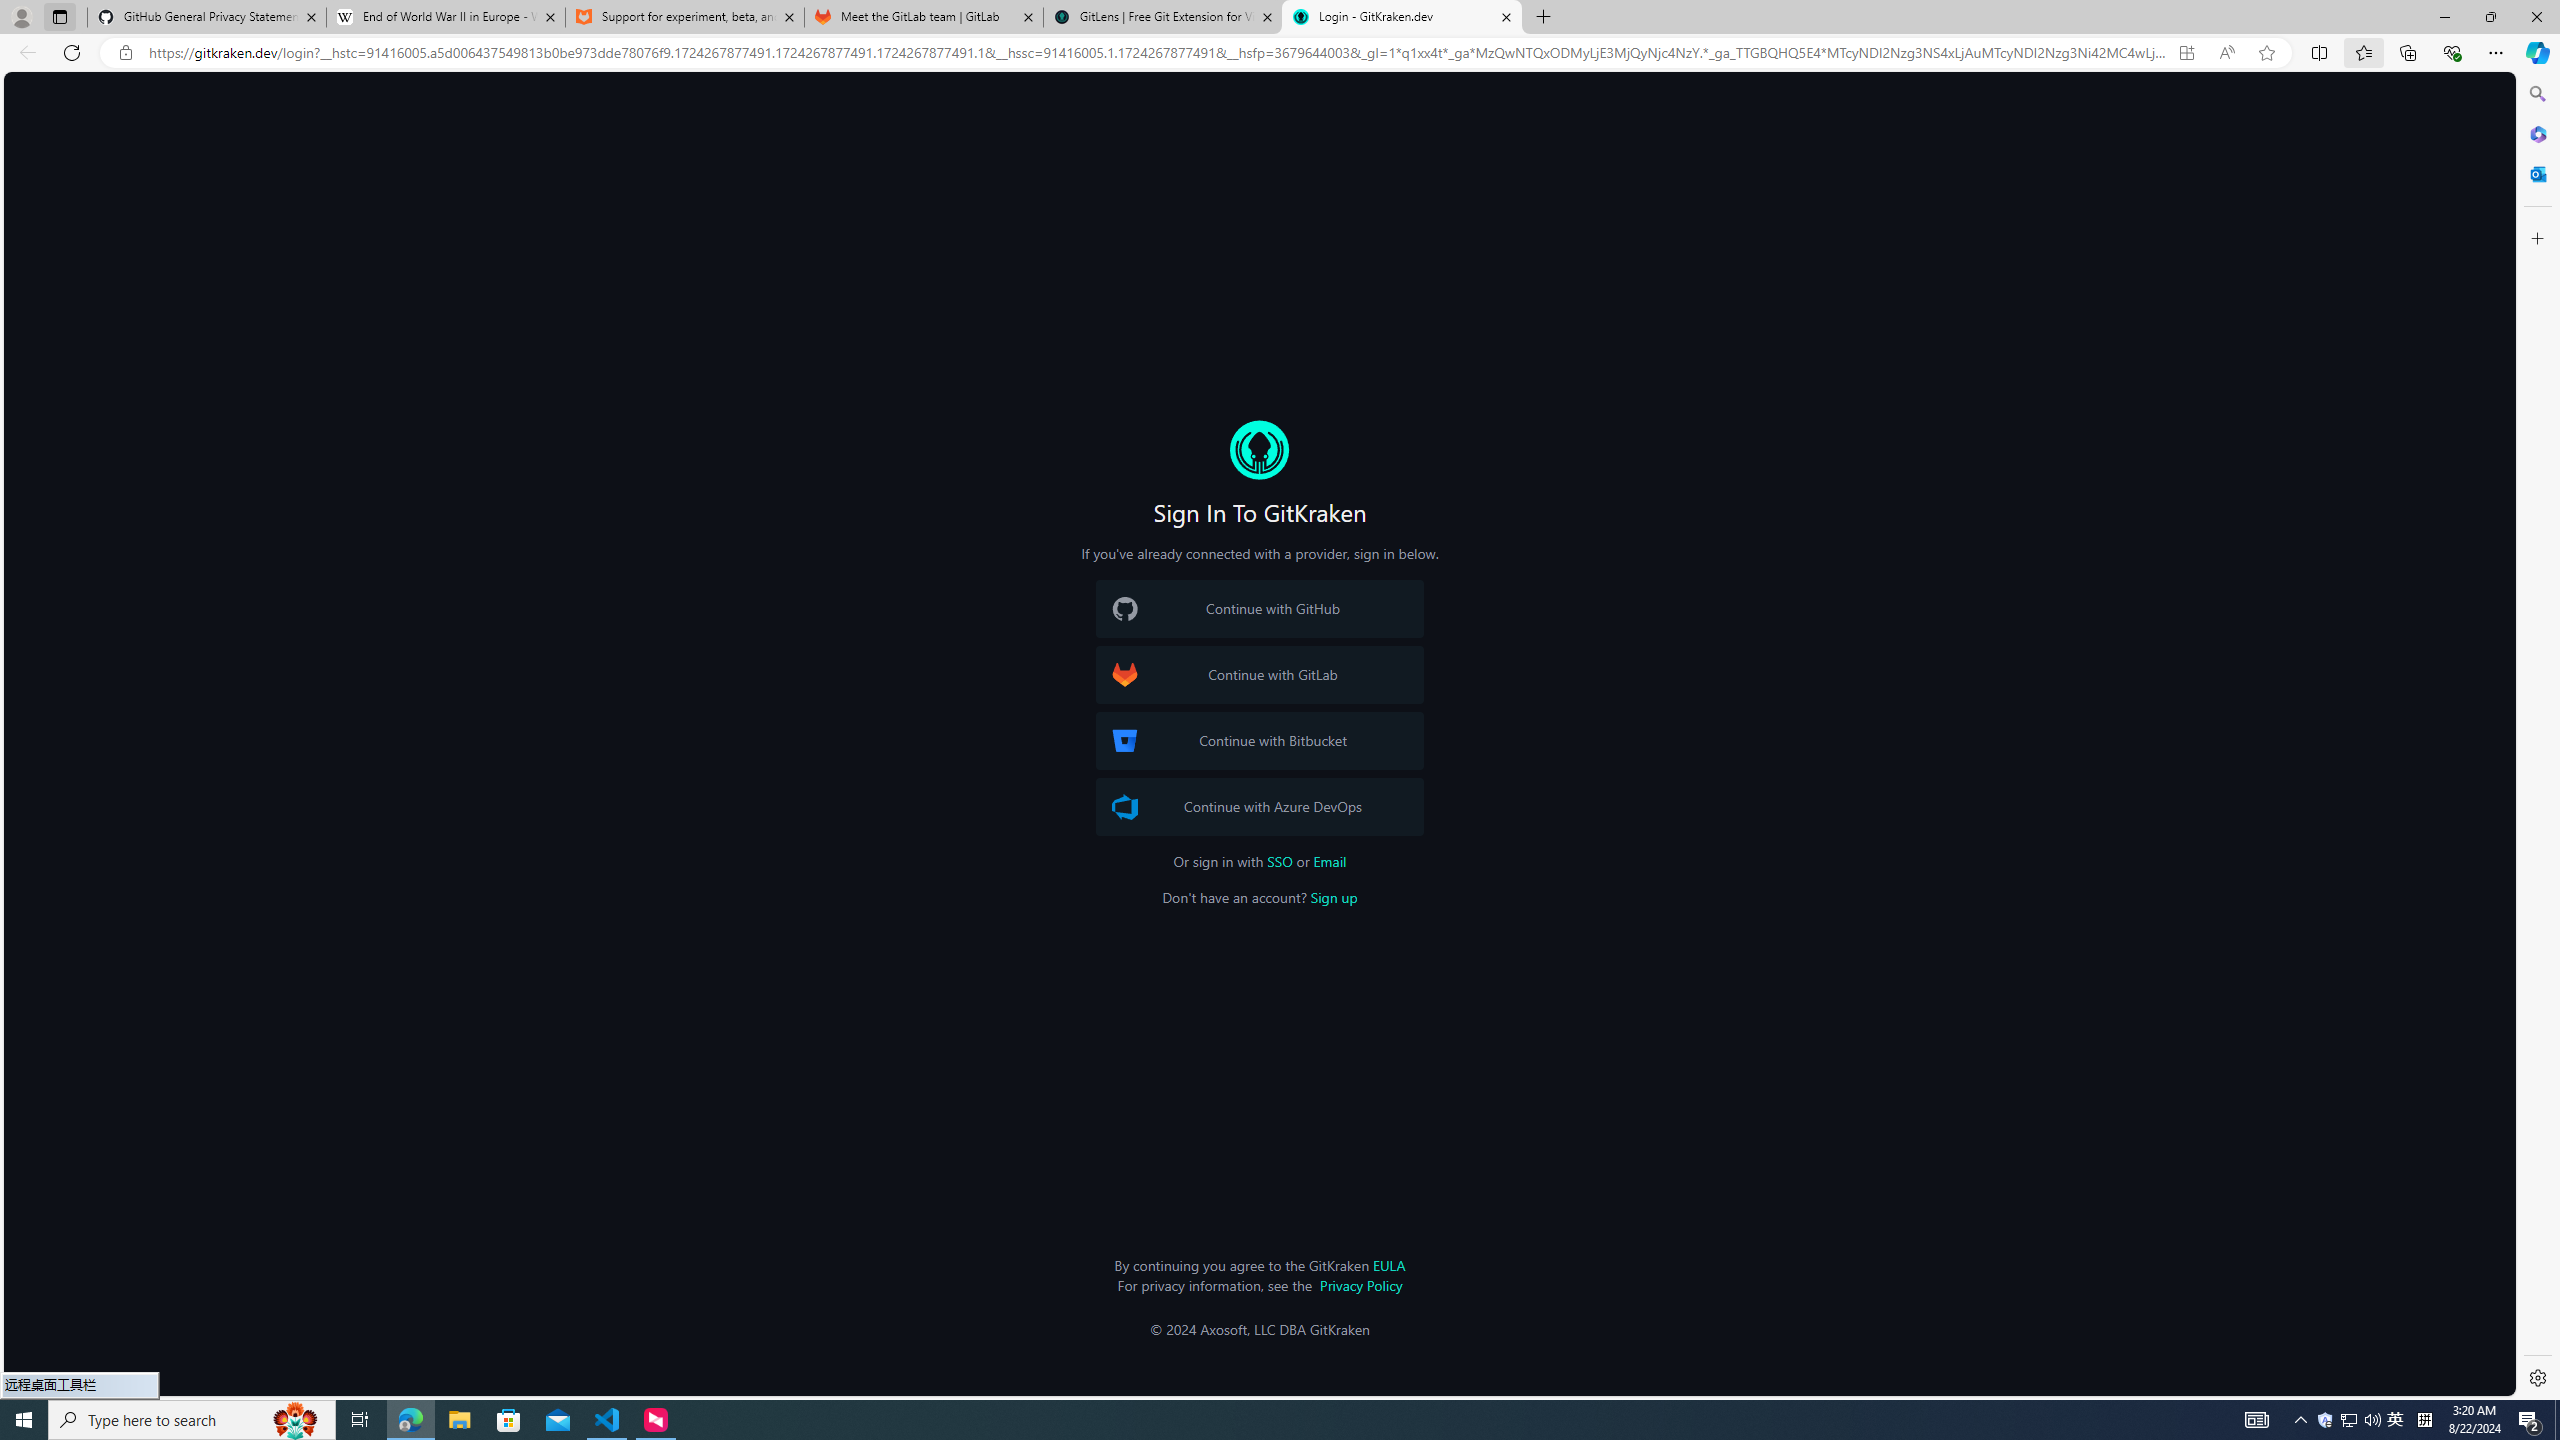  What do you see at coordinates (207, 16) in the screenshot?
I see `'GitHub General Privacy Statement - GitHub Docs'` at bounding box center [207, 16].